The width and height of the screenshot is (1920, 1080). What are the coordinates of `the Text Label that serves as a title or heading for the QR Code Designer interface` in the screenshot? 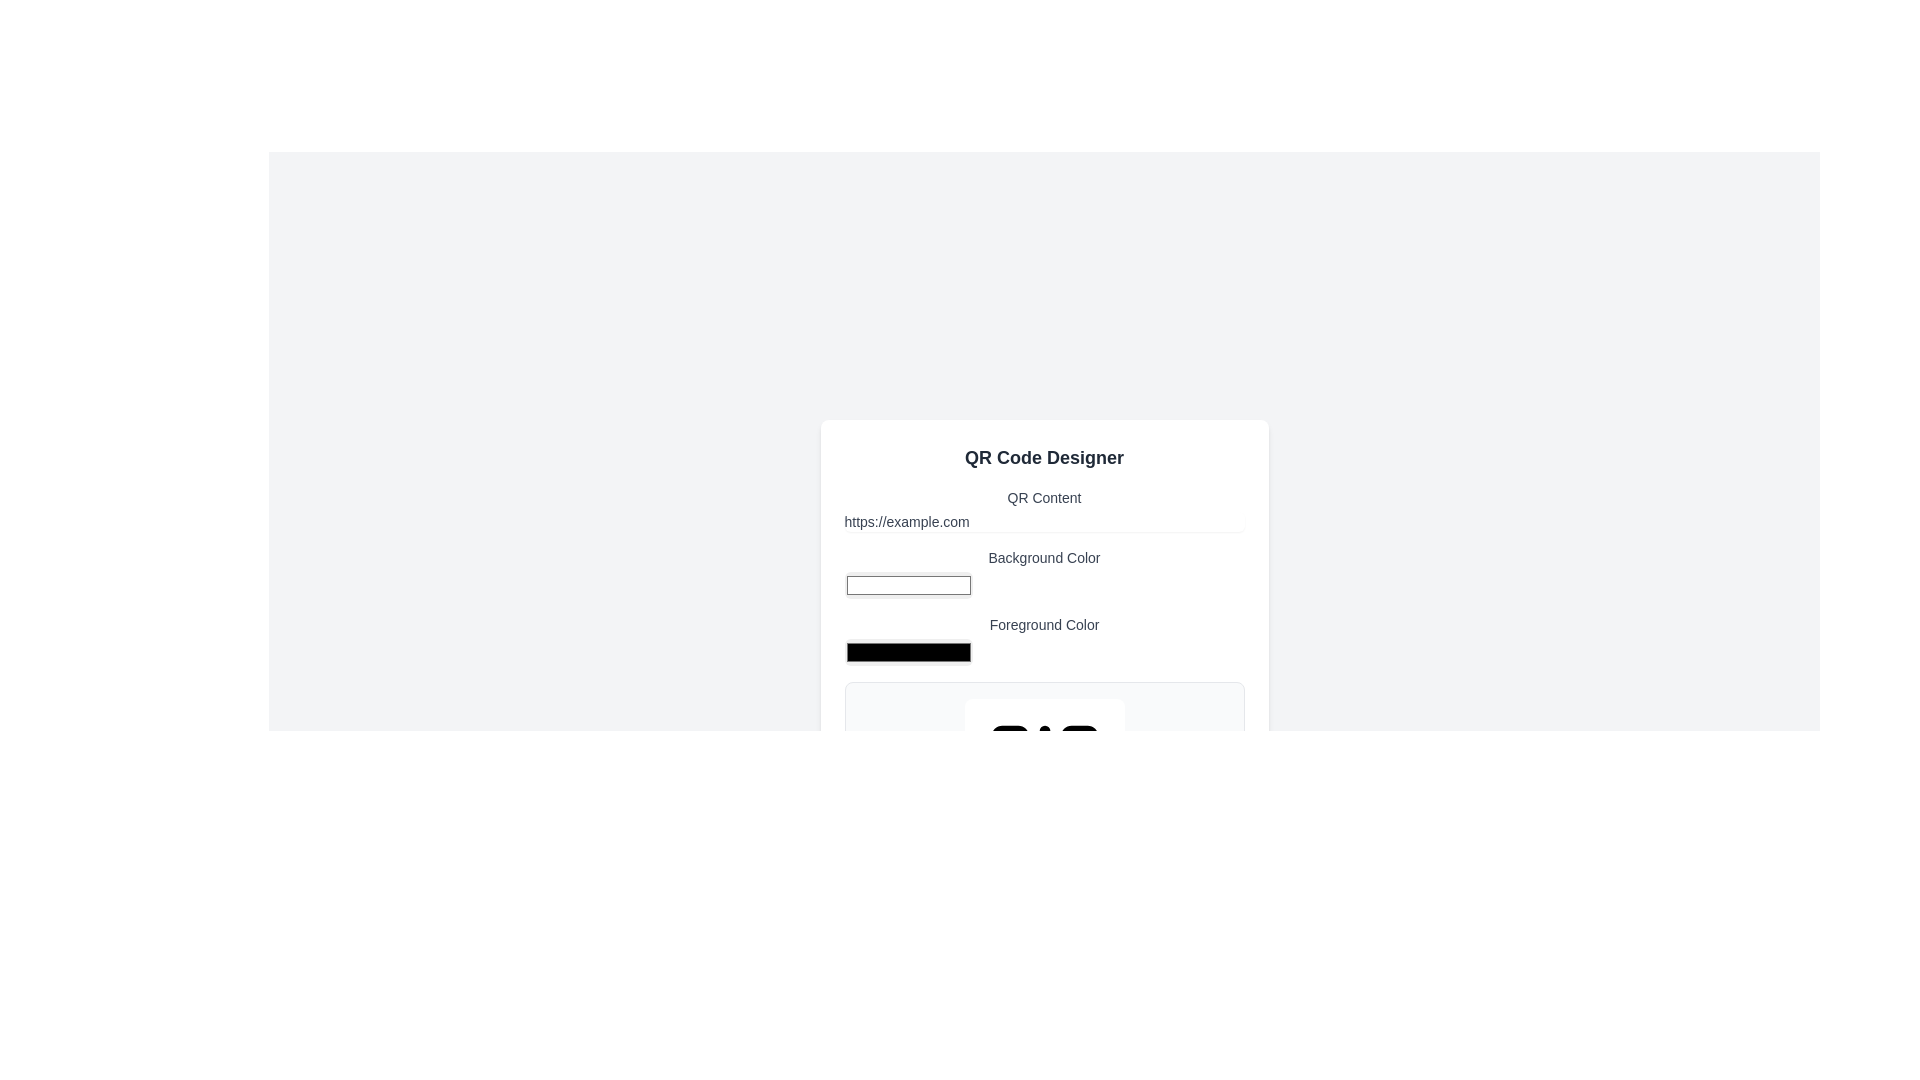 It's located at (1043, 458).